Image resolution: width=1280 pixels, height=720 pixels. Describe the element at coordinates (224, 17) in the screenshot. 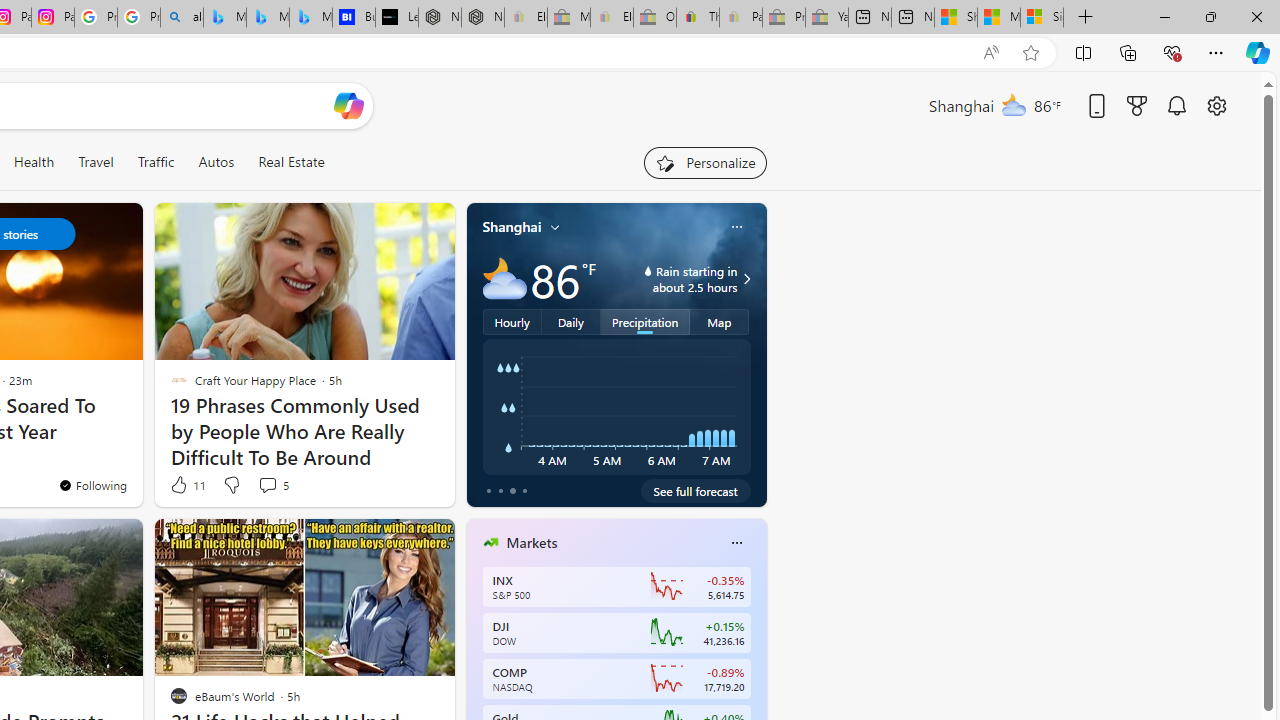

I see `'Microsoft Bing Travel - Flights from Hong Kong to Bangkok'` at that location.